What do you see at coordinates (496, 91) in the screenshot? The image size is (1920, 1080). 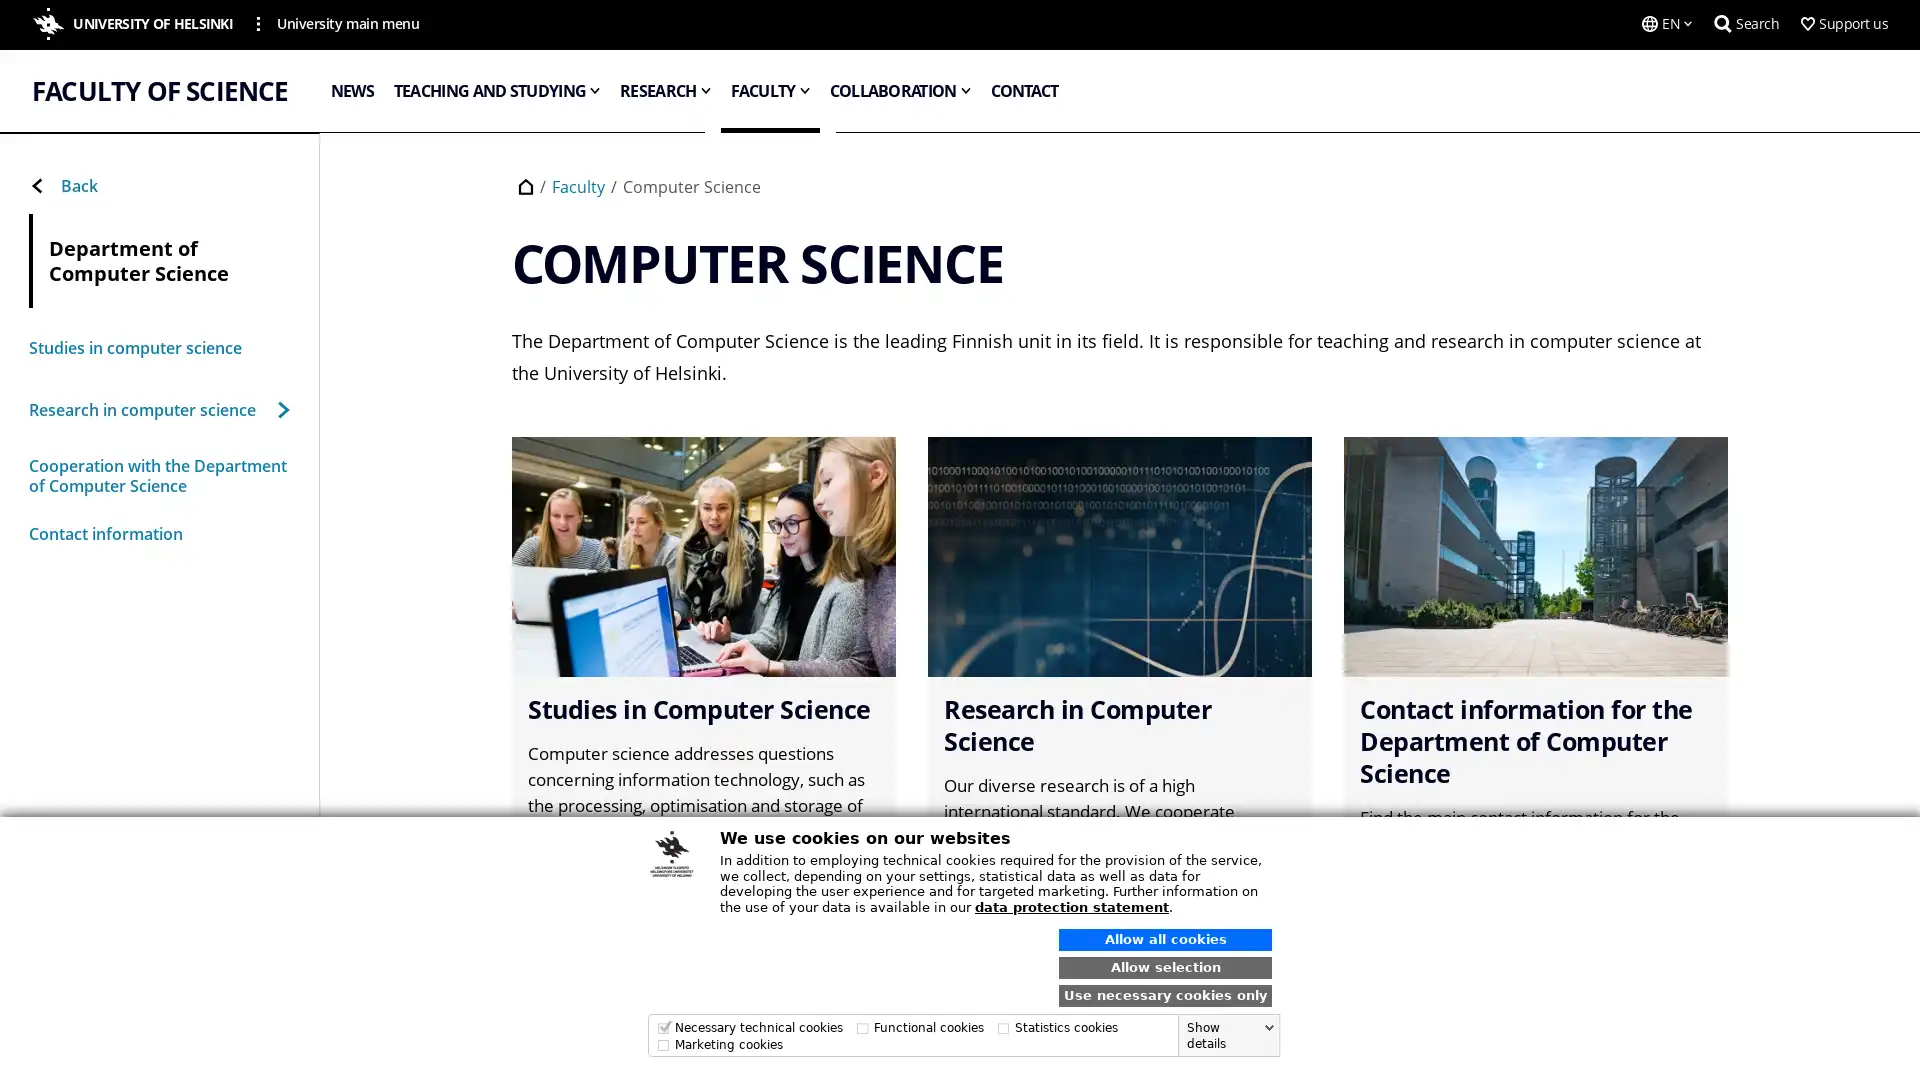 I see `TEACHING AND STUDYING` at bounding box center [496, 91].